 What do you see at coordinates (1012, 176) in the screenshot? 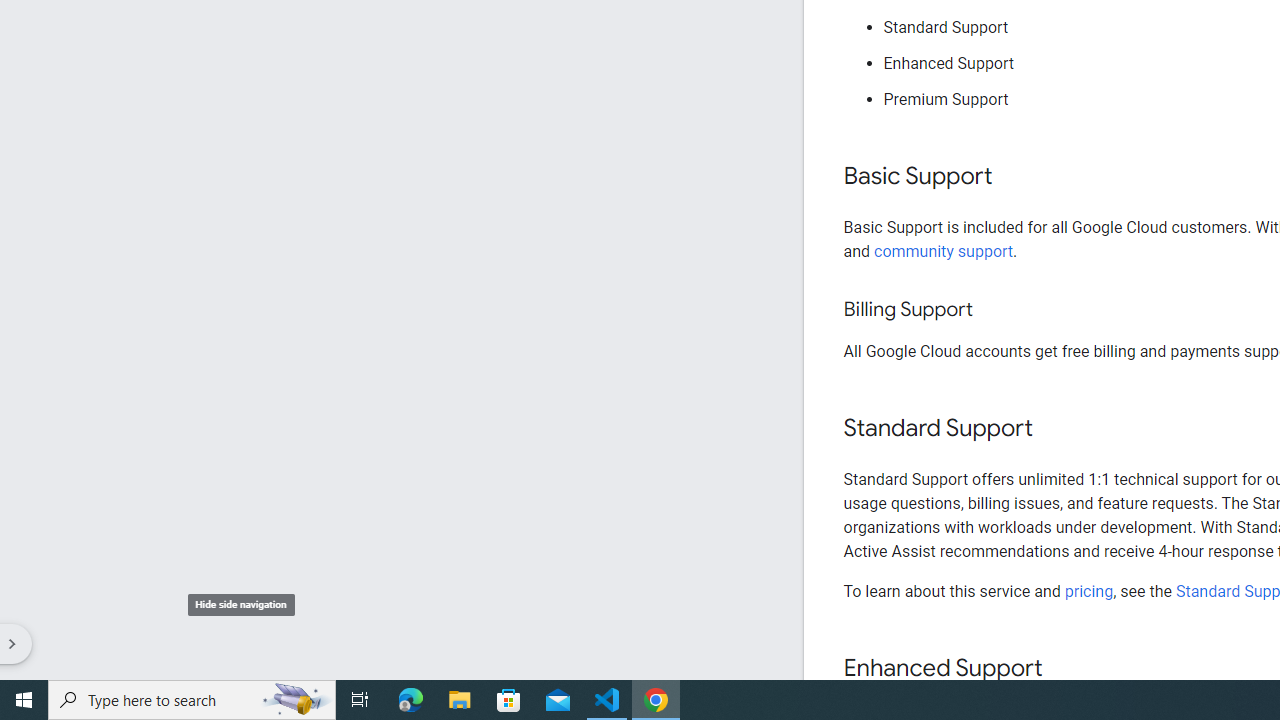
I see `'Copy link to this section: Basic Support'` at bounding box center [1012, 176].